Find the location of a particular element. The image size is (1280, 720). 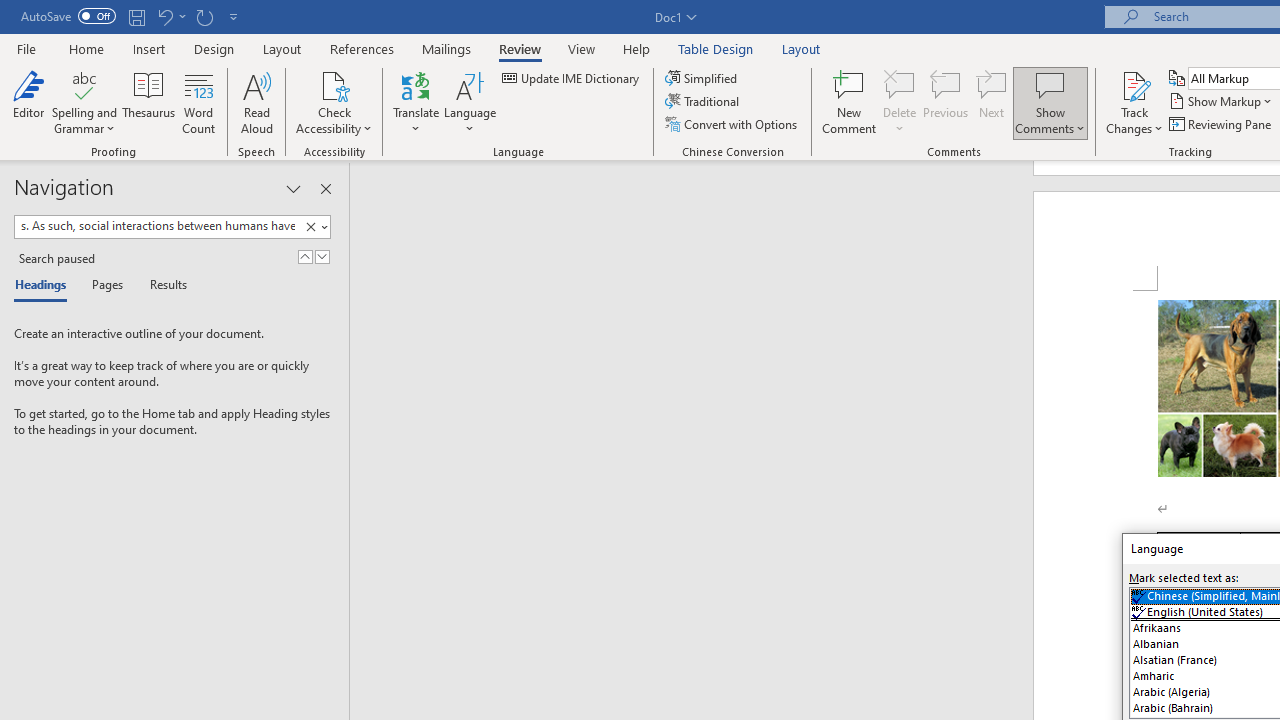

'Language' is located at coordinates (469, 103).